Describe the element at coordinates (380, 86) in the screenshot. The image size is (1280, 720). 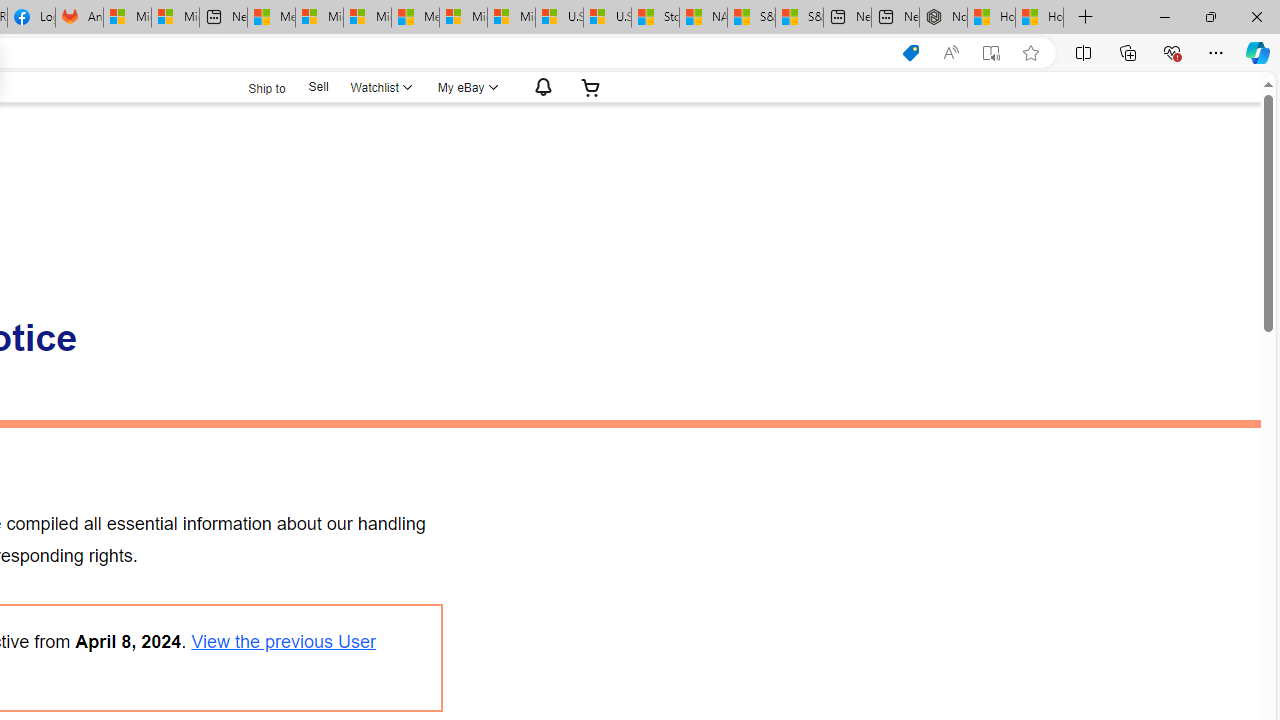
I see `'Watchlist'` at that location.